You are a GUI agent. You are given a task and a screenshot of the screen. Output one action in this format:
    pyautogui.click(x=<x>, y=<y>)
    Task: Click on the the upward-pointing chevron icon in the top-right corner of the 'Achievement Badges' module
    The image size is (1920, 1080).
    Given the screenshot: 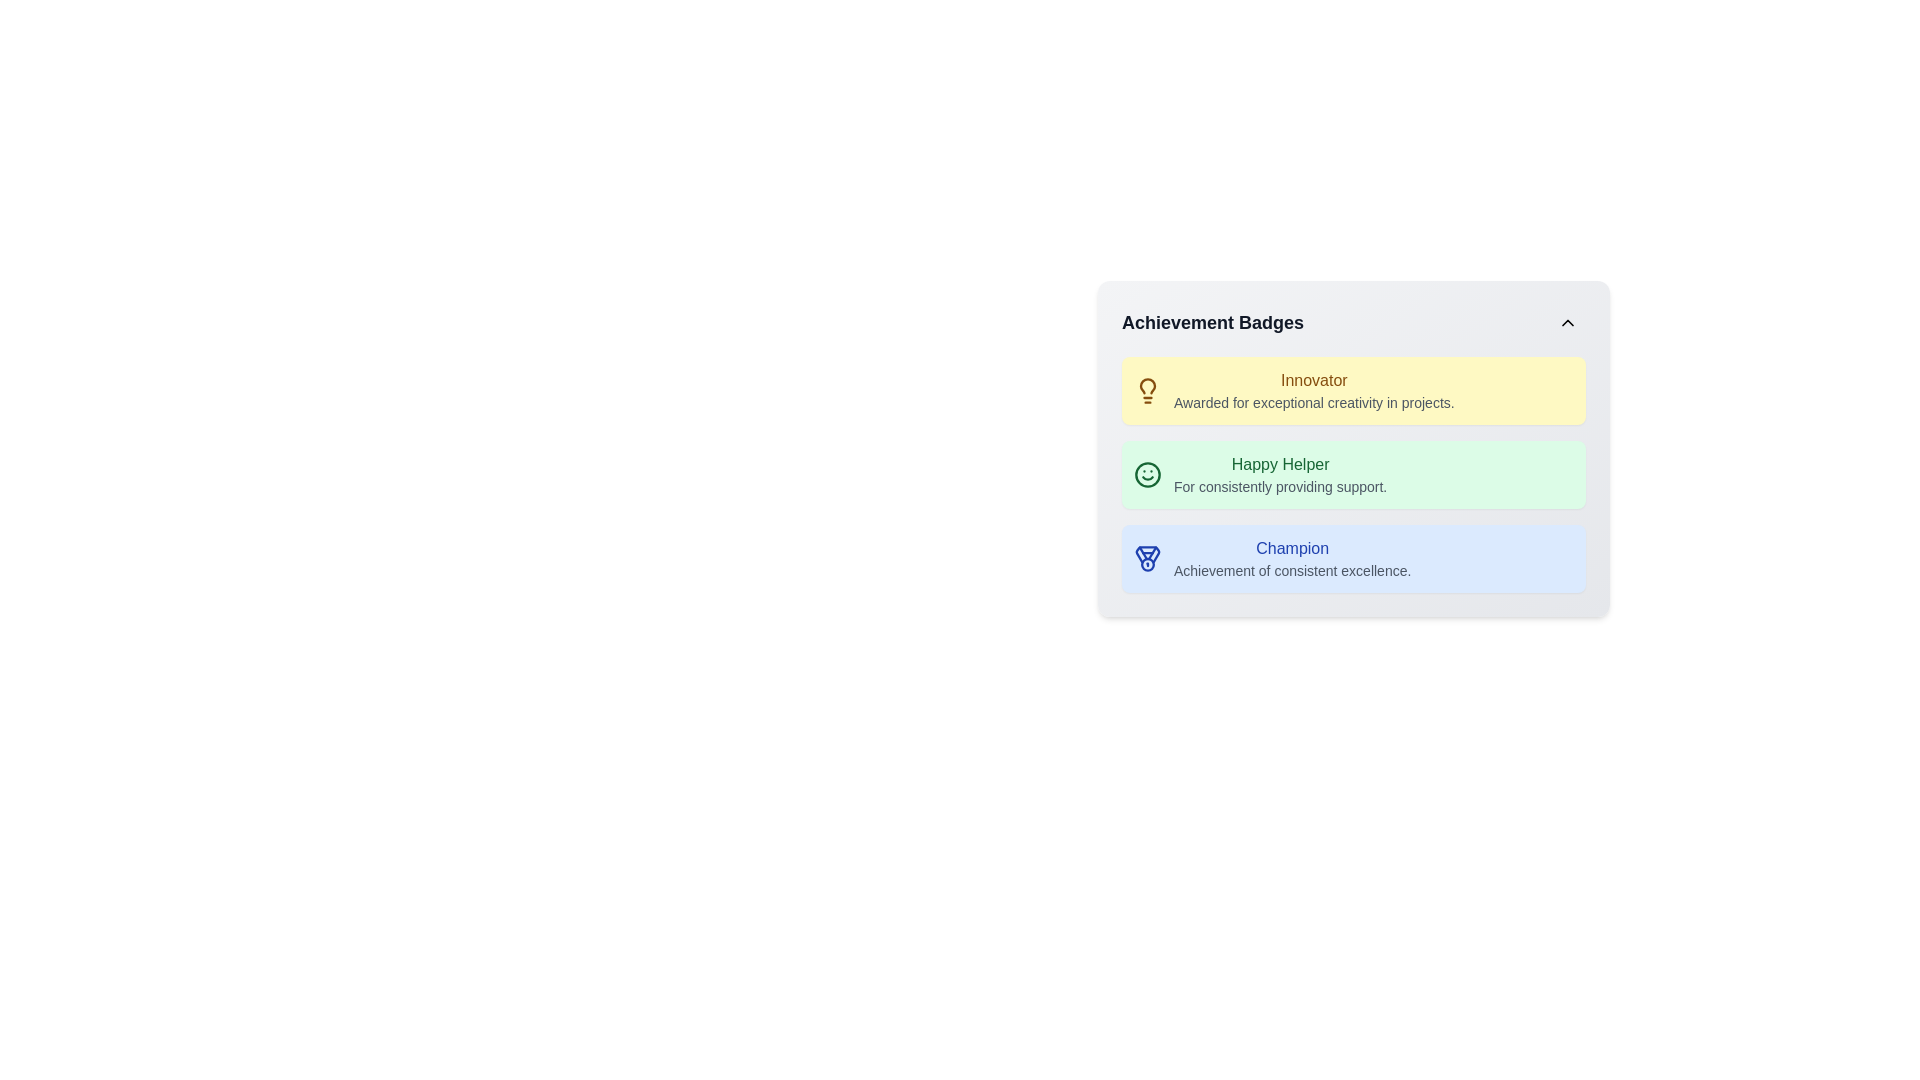 What is the action you would take?
    pyautogui.click(x=1567, y=322)
    